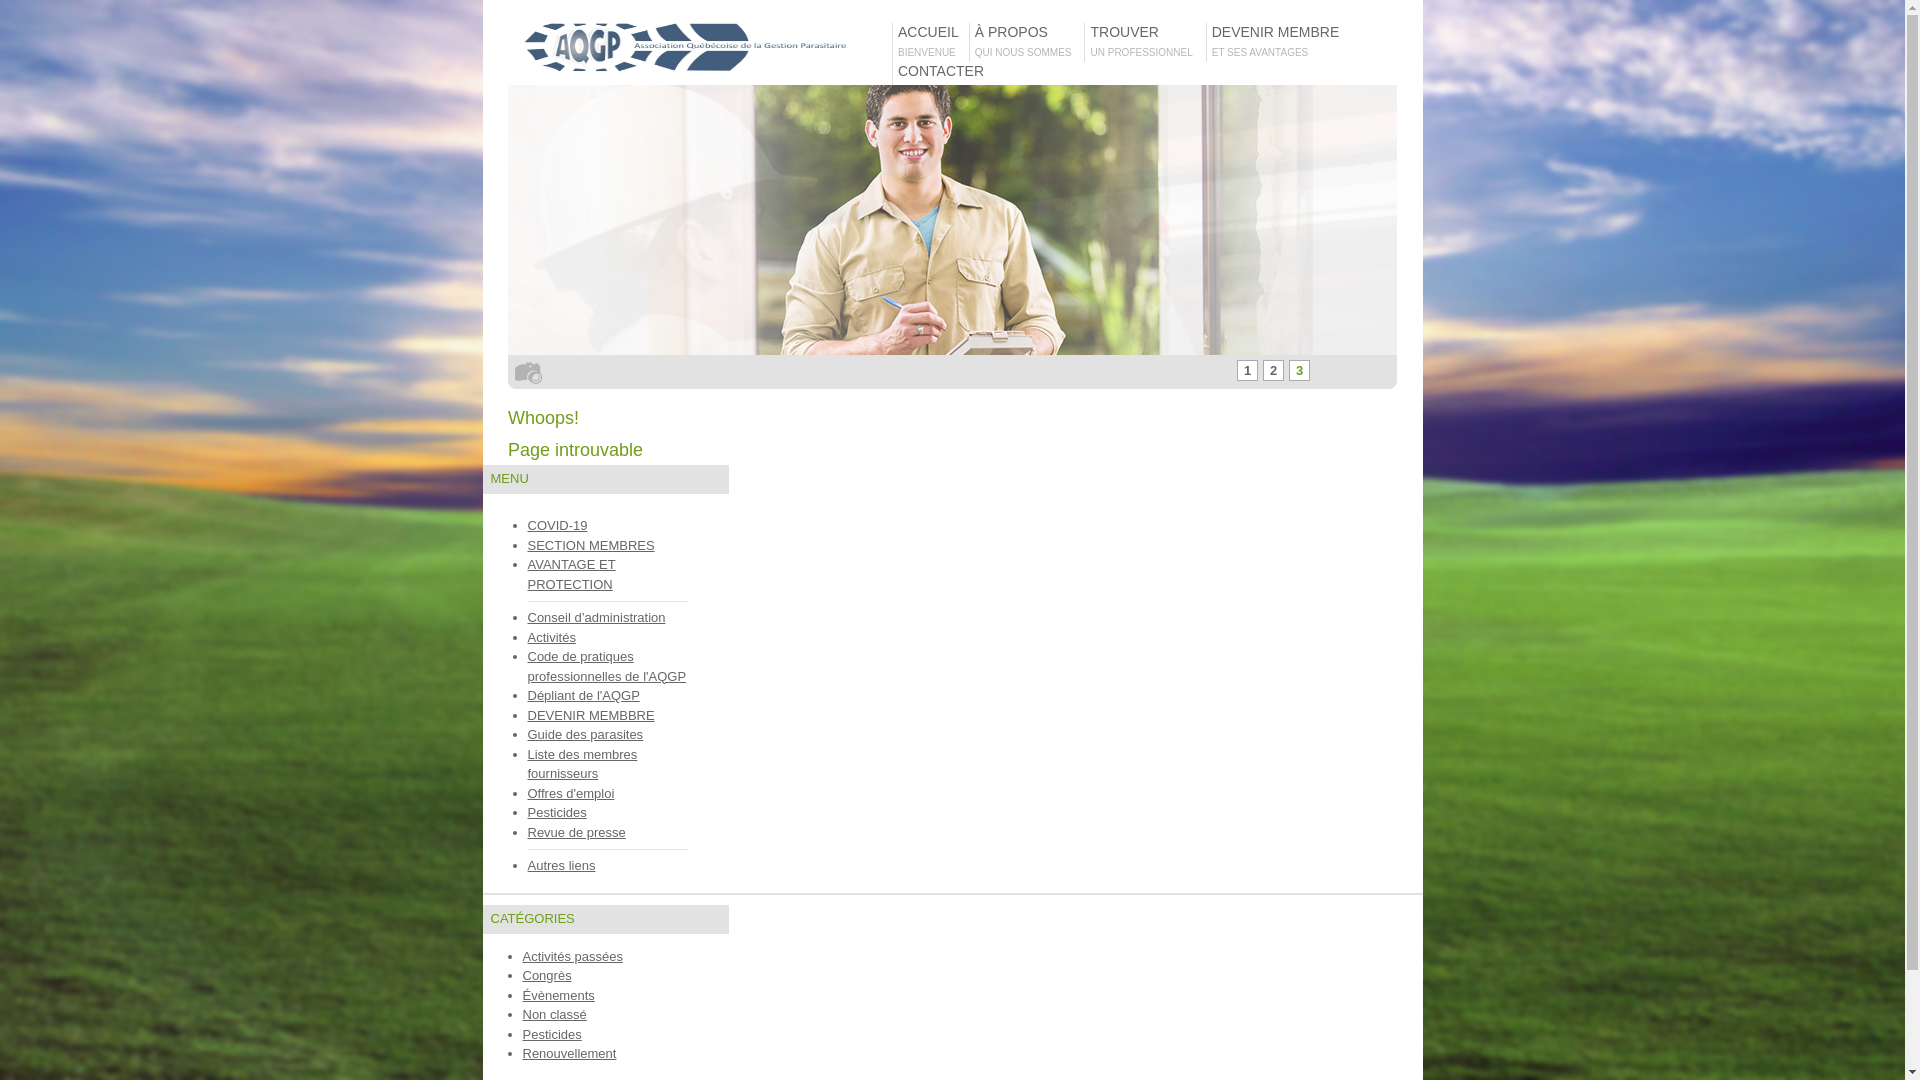 Image resolution: width=1920 pixels, height=1080 pixels. What do you see at coordinates (590, 545) in the screenshot?
I see `'SECTION MEMBRES'` at bounding box center [590, 545].